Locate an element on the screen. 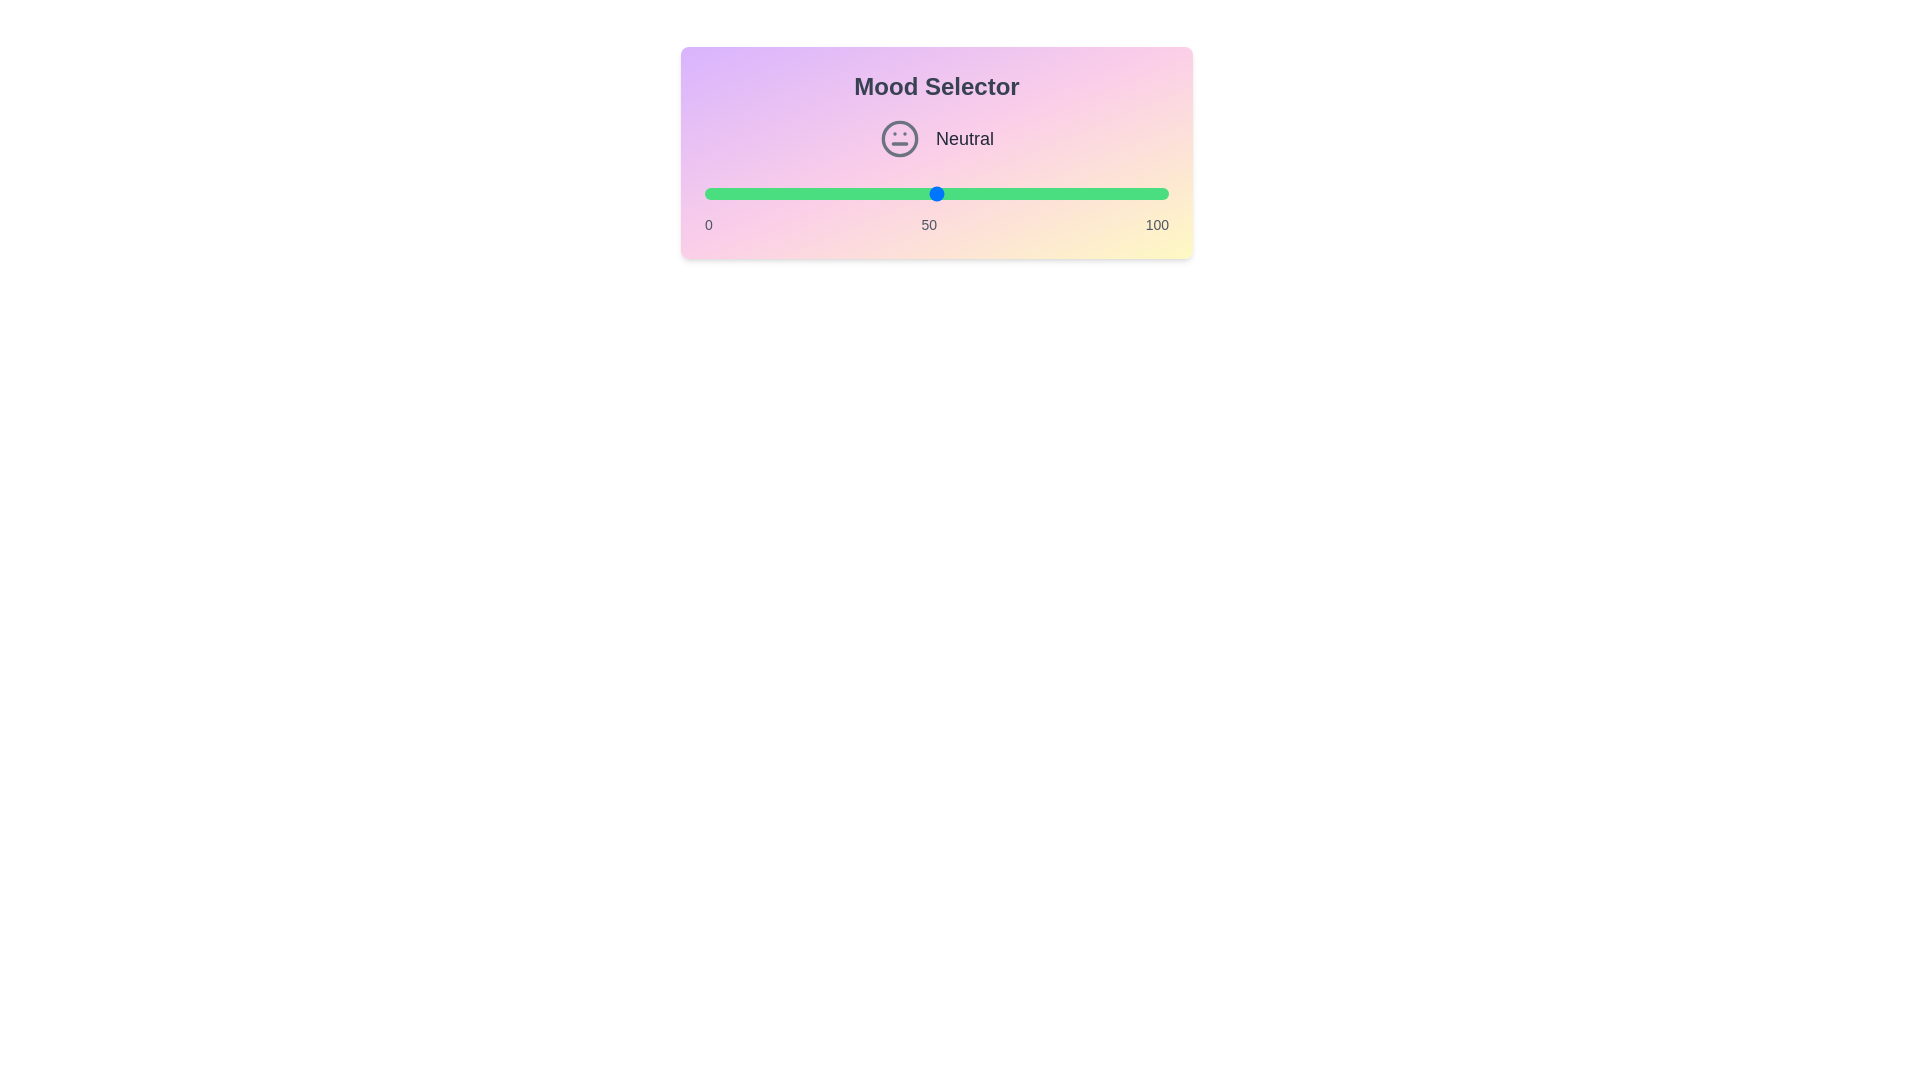 The width and height of the screenshot is (1920, 1080). the mood value to 3 by adjusting the slider is located at coordinates (718, 193).